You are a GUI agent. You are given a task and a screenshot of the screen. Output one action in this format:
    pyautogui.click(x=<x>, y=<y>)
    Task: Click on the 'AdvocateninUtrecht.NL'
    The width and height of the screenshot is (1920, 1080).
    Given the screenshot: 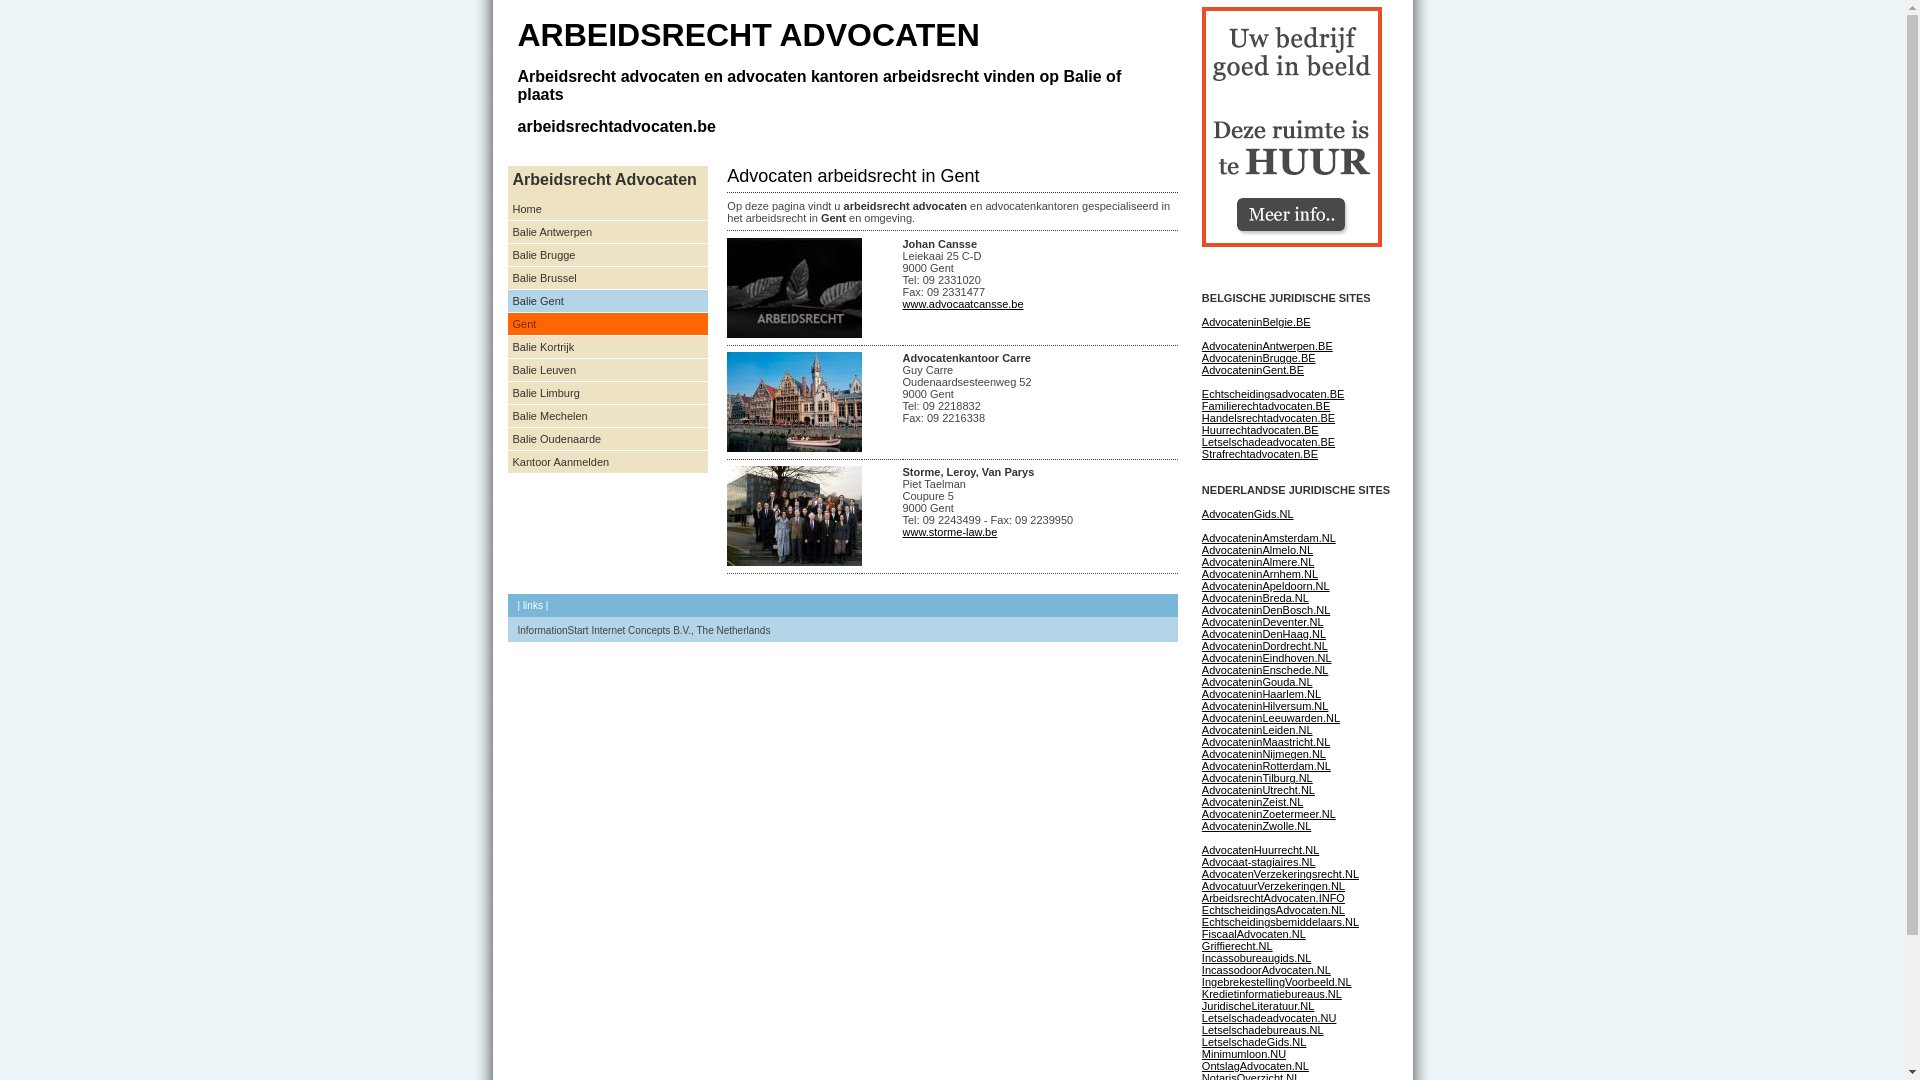 What is the action you would take?
    pyautogui.click(x=1200, y=789)
    